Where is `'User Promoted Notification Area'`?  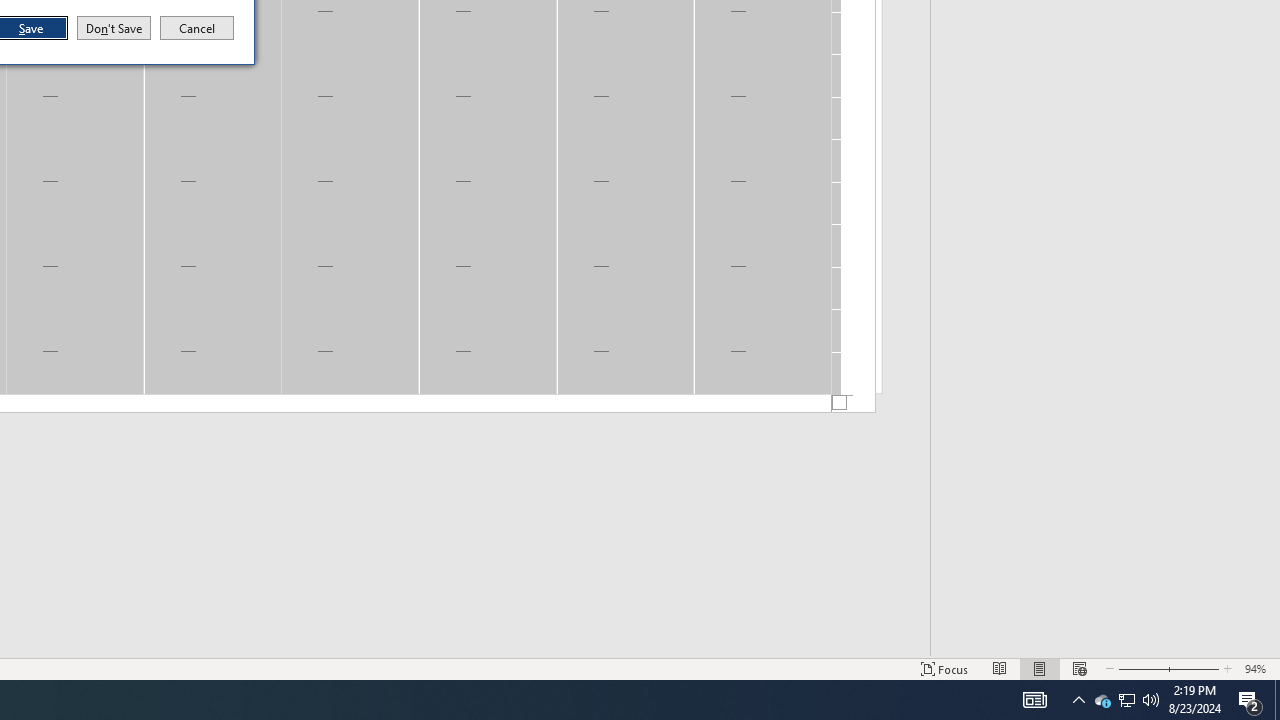 'User Promoted Notification Area' is located at coordinates (1101, 698).